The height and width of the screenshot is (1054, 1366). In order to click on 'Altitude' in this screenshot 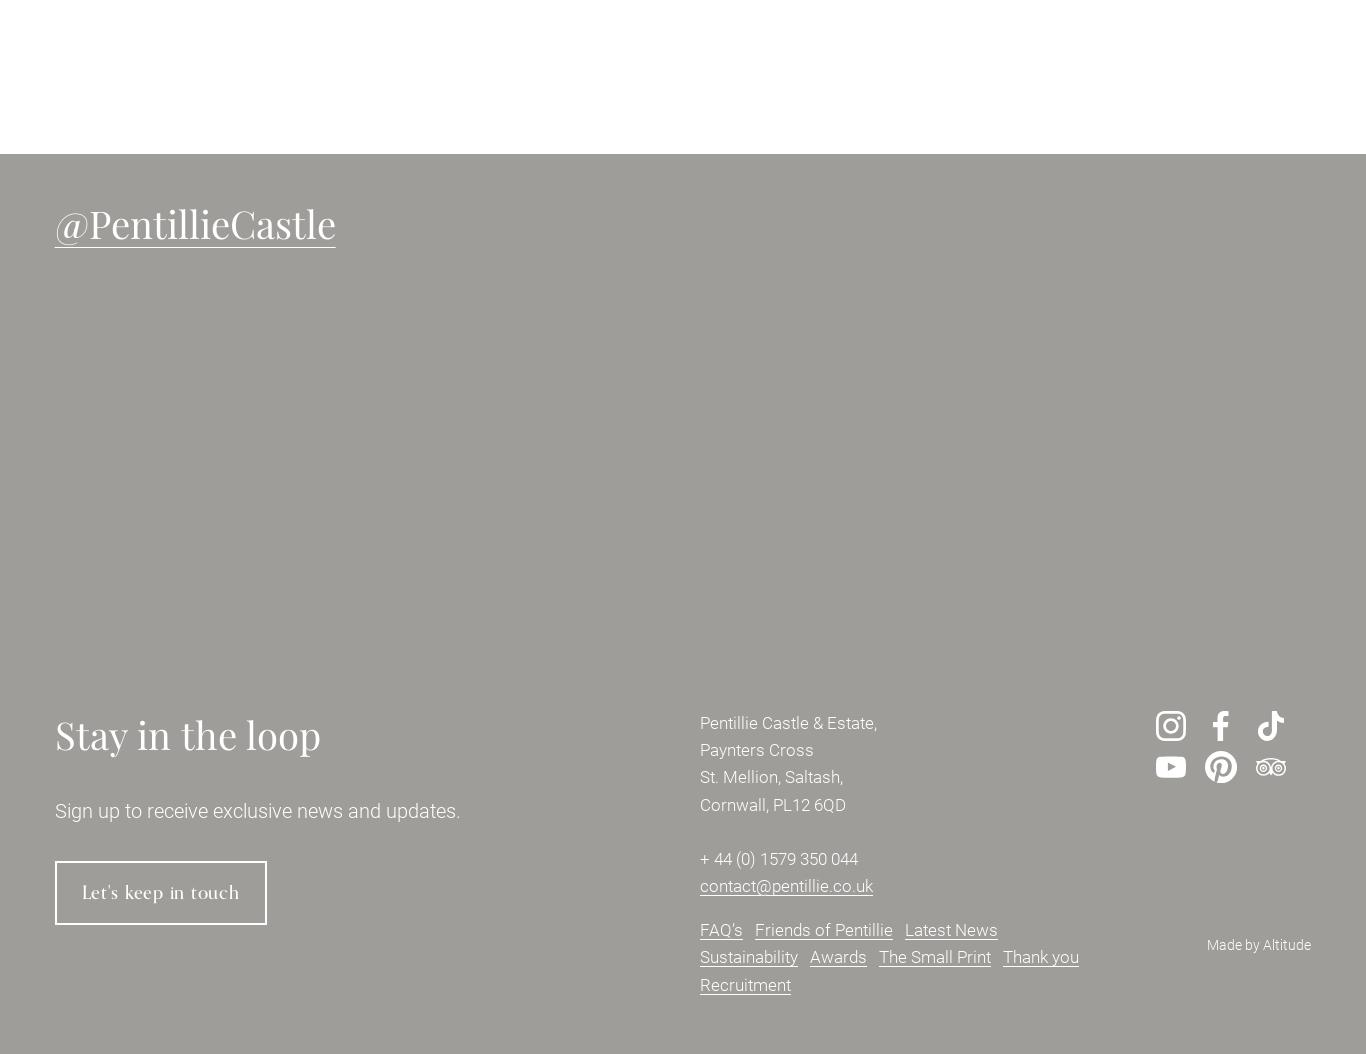, I will do `click(1286, 944)`.